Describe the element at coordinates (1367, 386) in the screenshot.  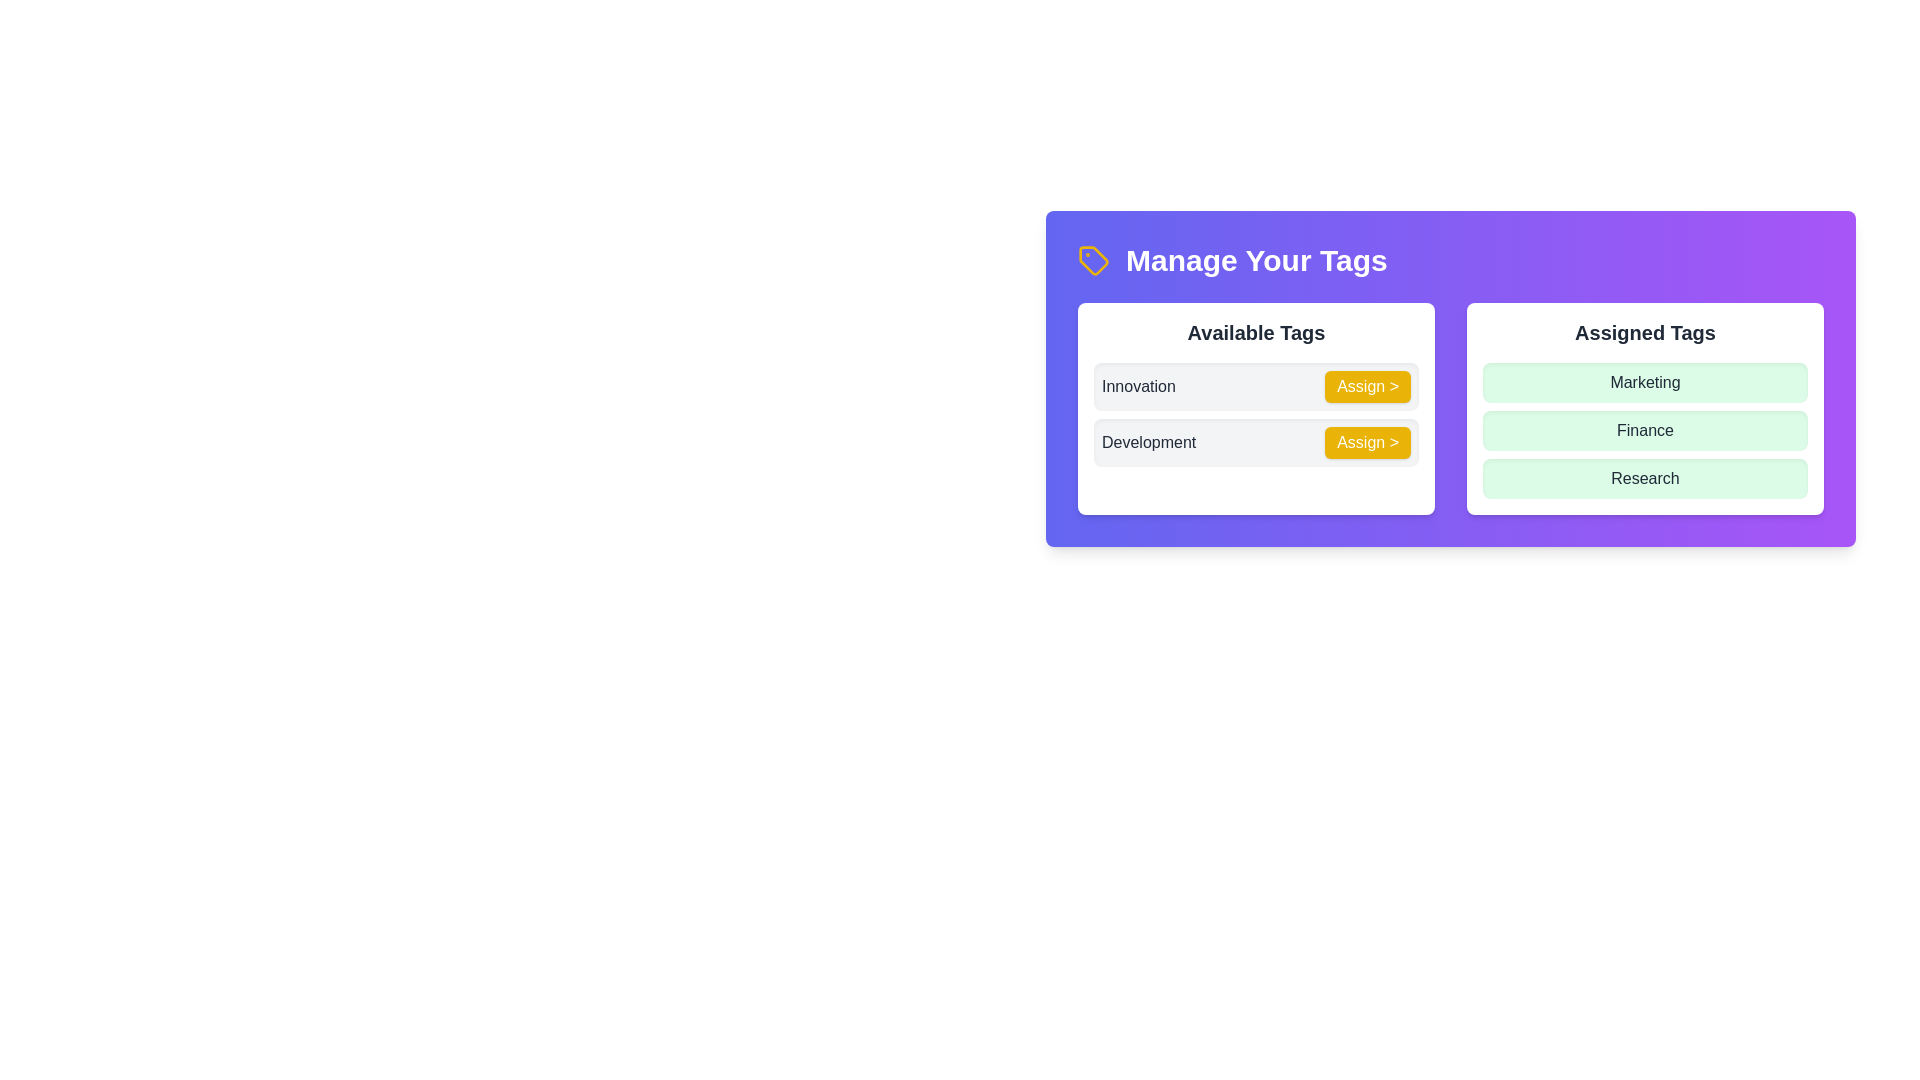
I see `the button with rounded corners and a yellow background that contains the text 'Assign >' to assign the tag` at that location.